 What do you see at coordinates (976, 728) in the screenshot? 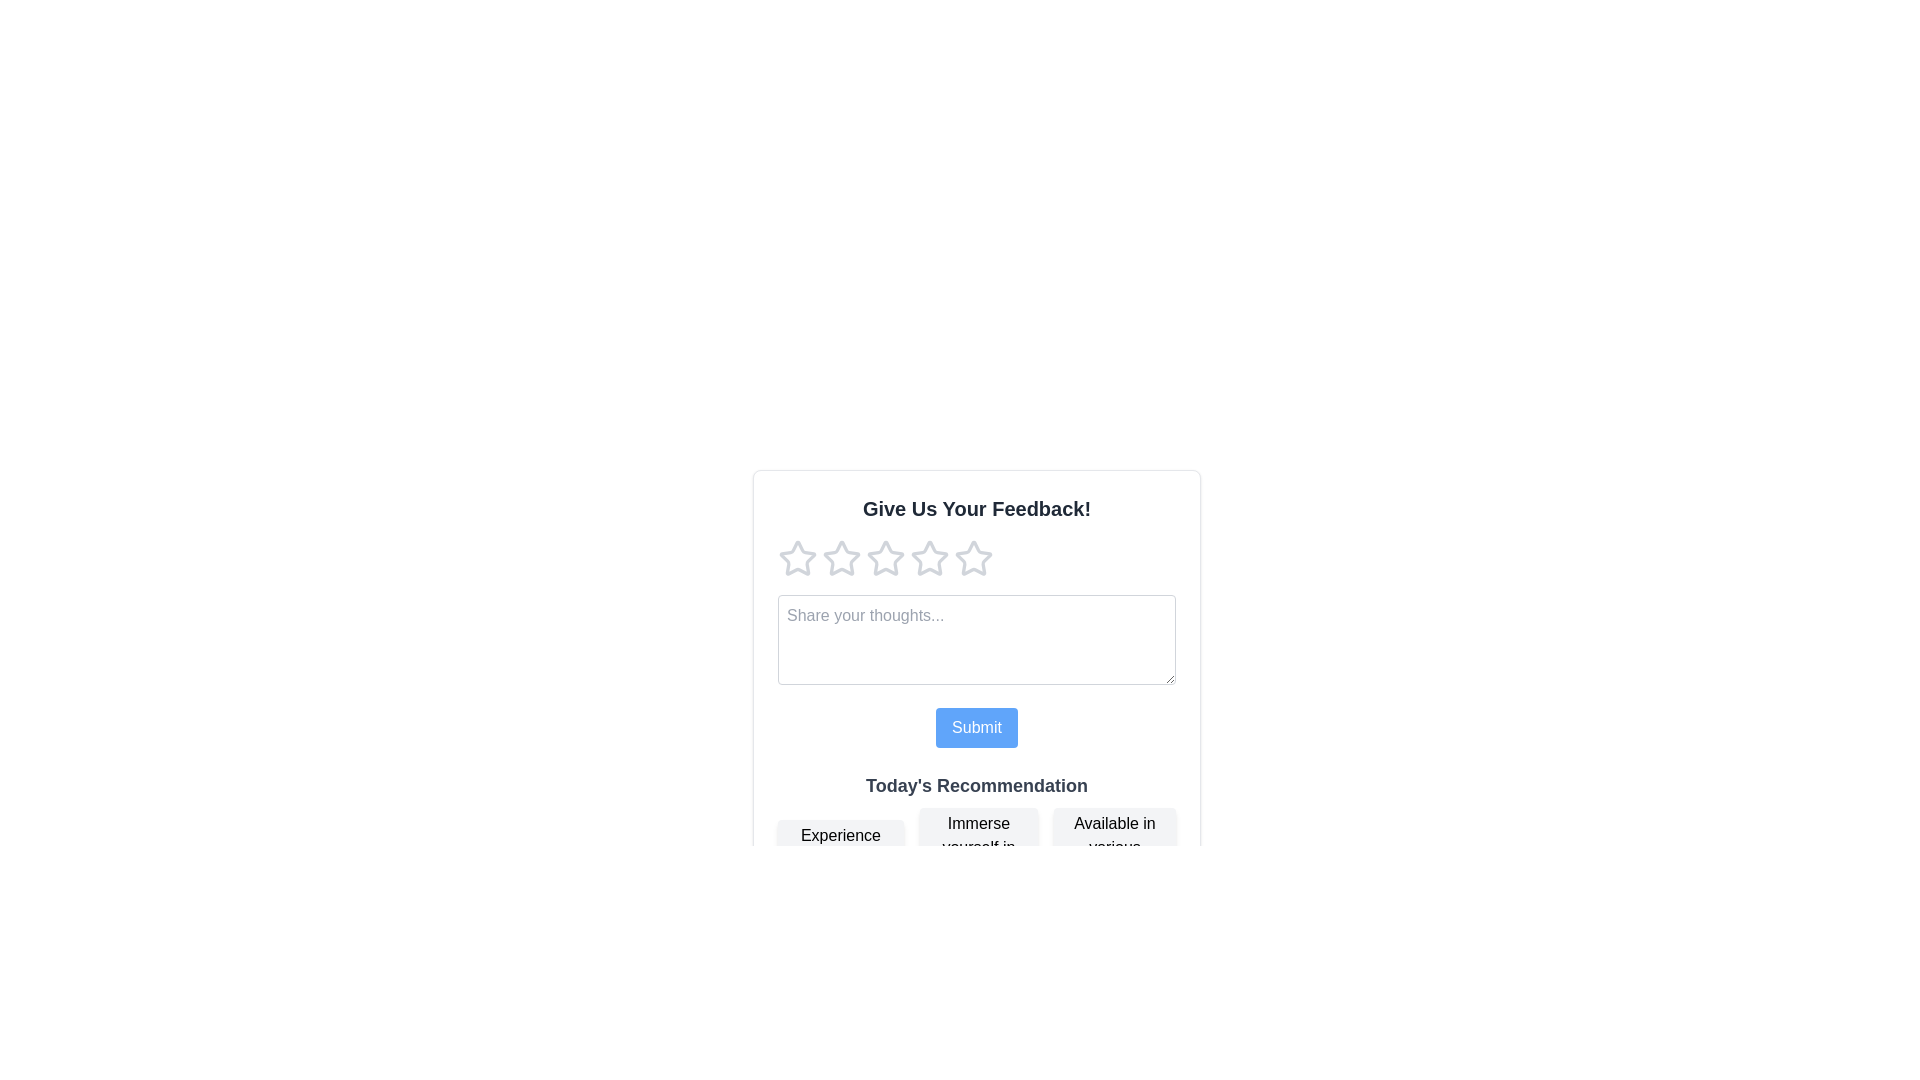
I see `the submit button located beneath the 'Share your thoughts...' text area in the feedback form` at bounding box center [976, 728].